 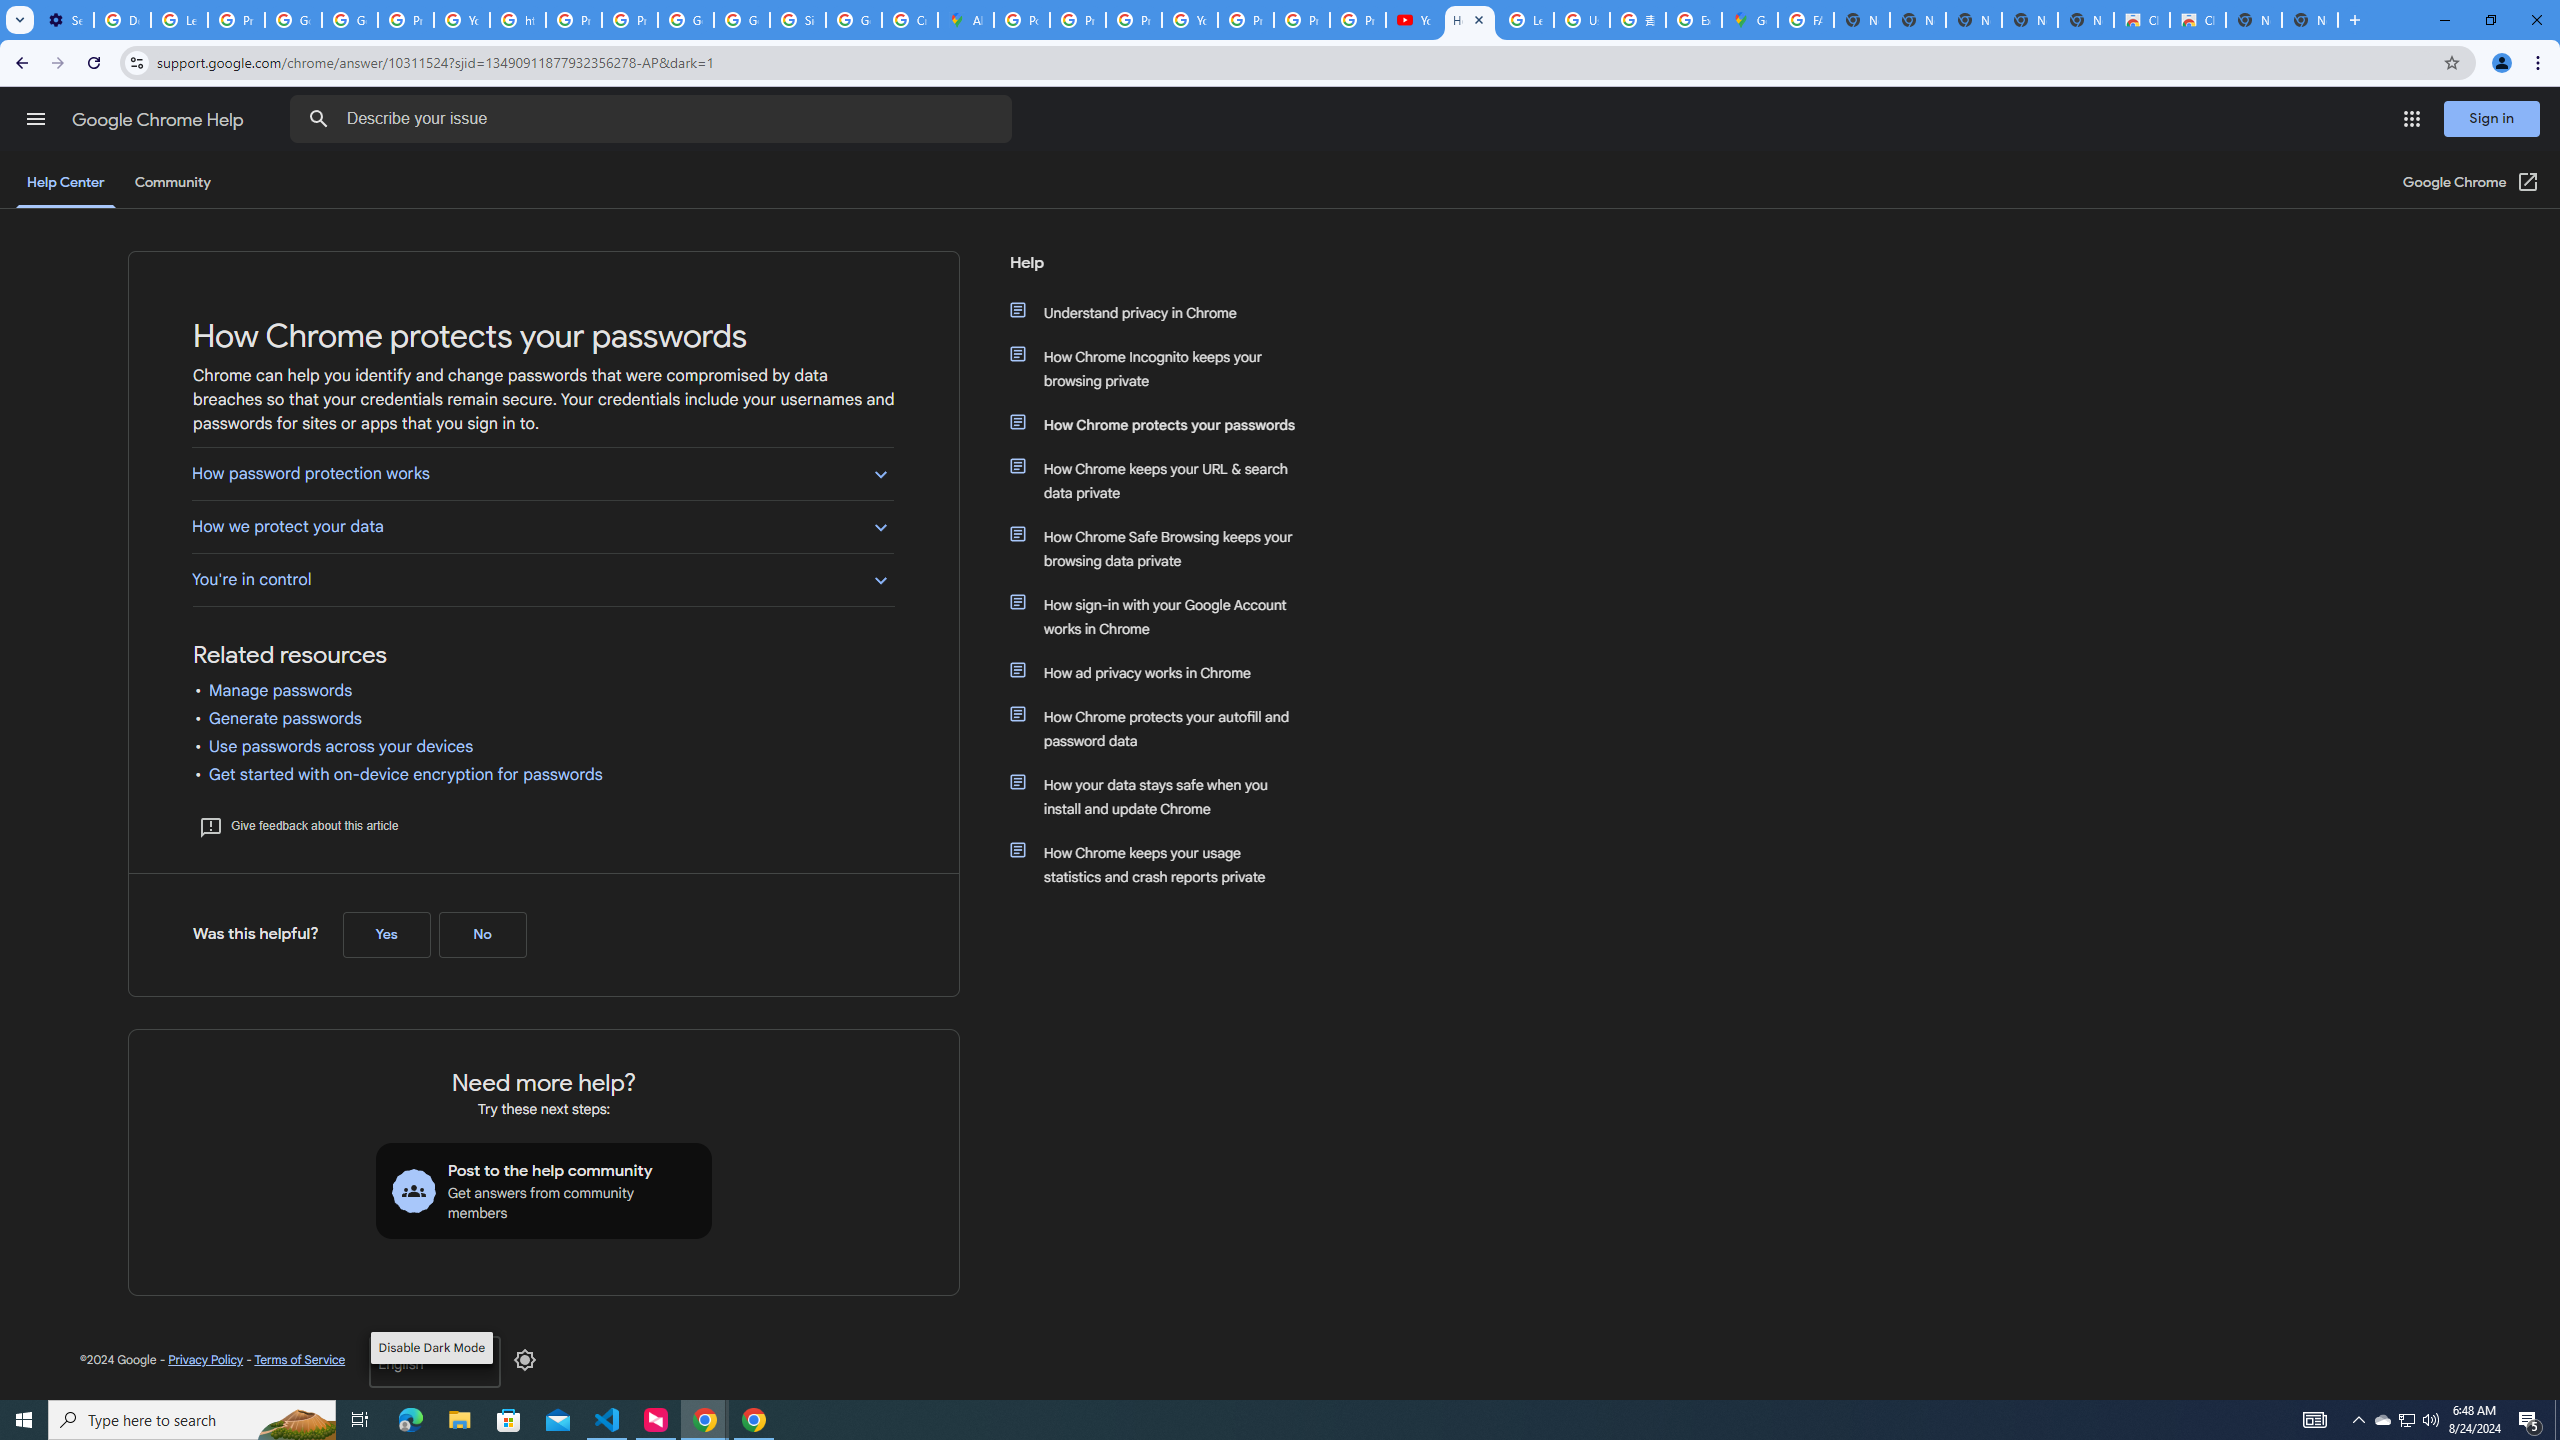 I want to click on 'Give feedback about this article', so click(x=297, y=824).